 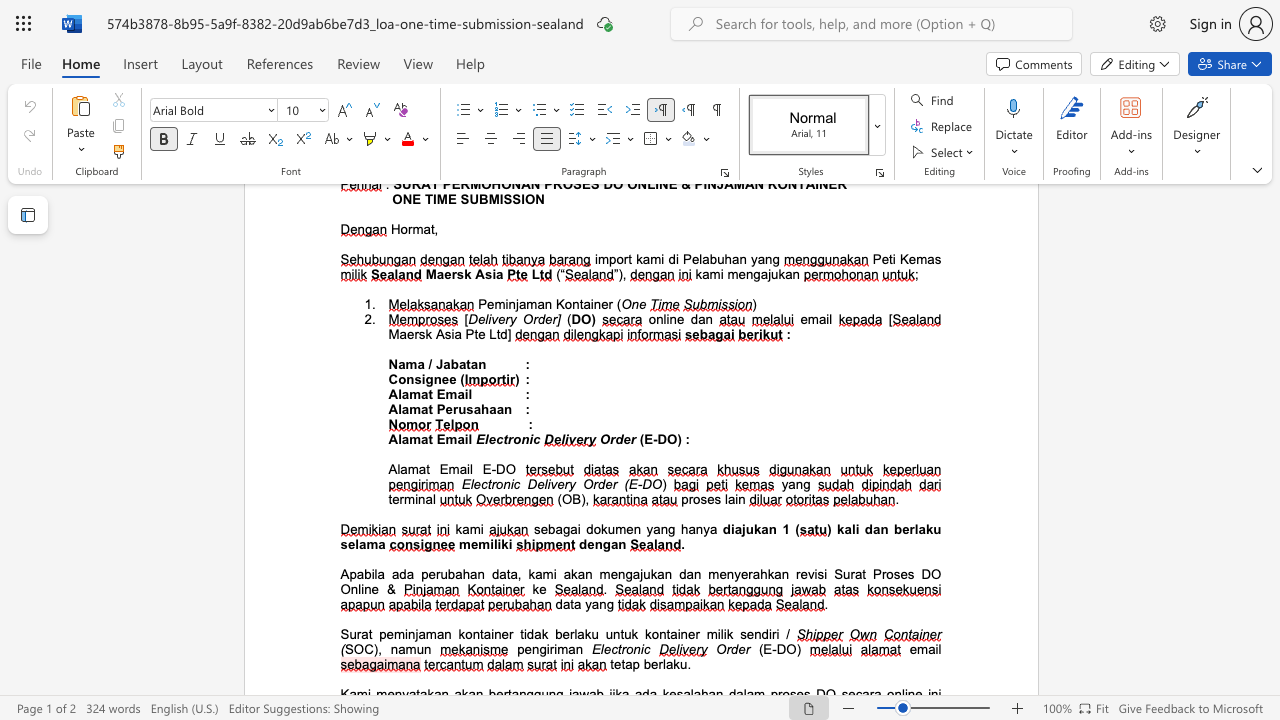 I want to click on the space between the continuous character "m" and "i" in the text, so click(x=412, y=498).